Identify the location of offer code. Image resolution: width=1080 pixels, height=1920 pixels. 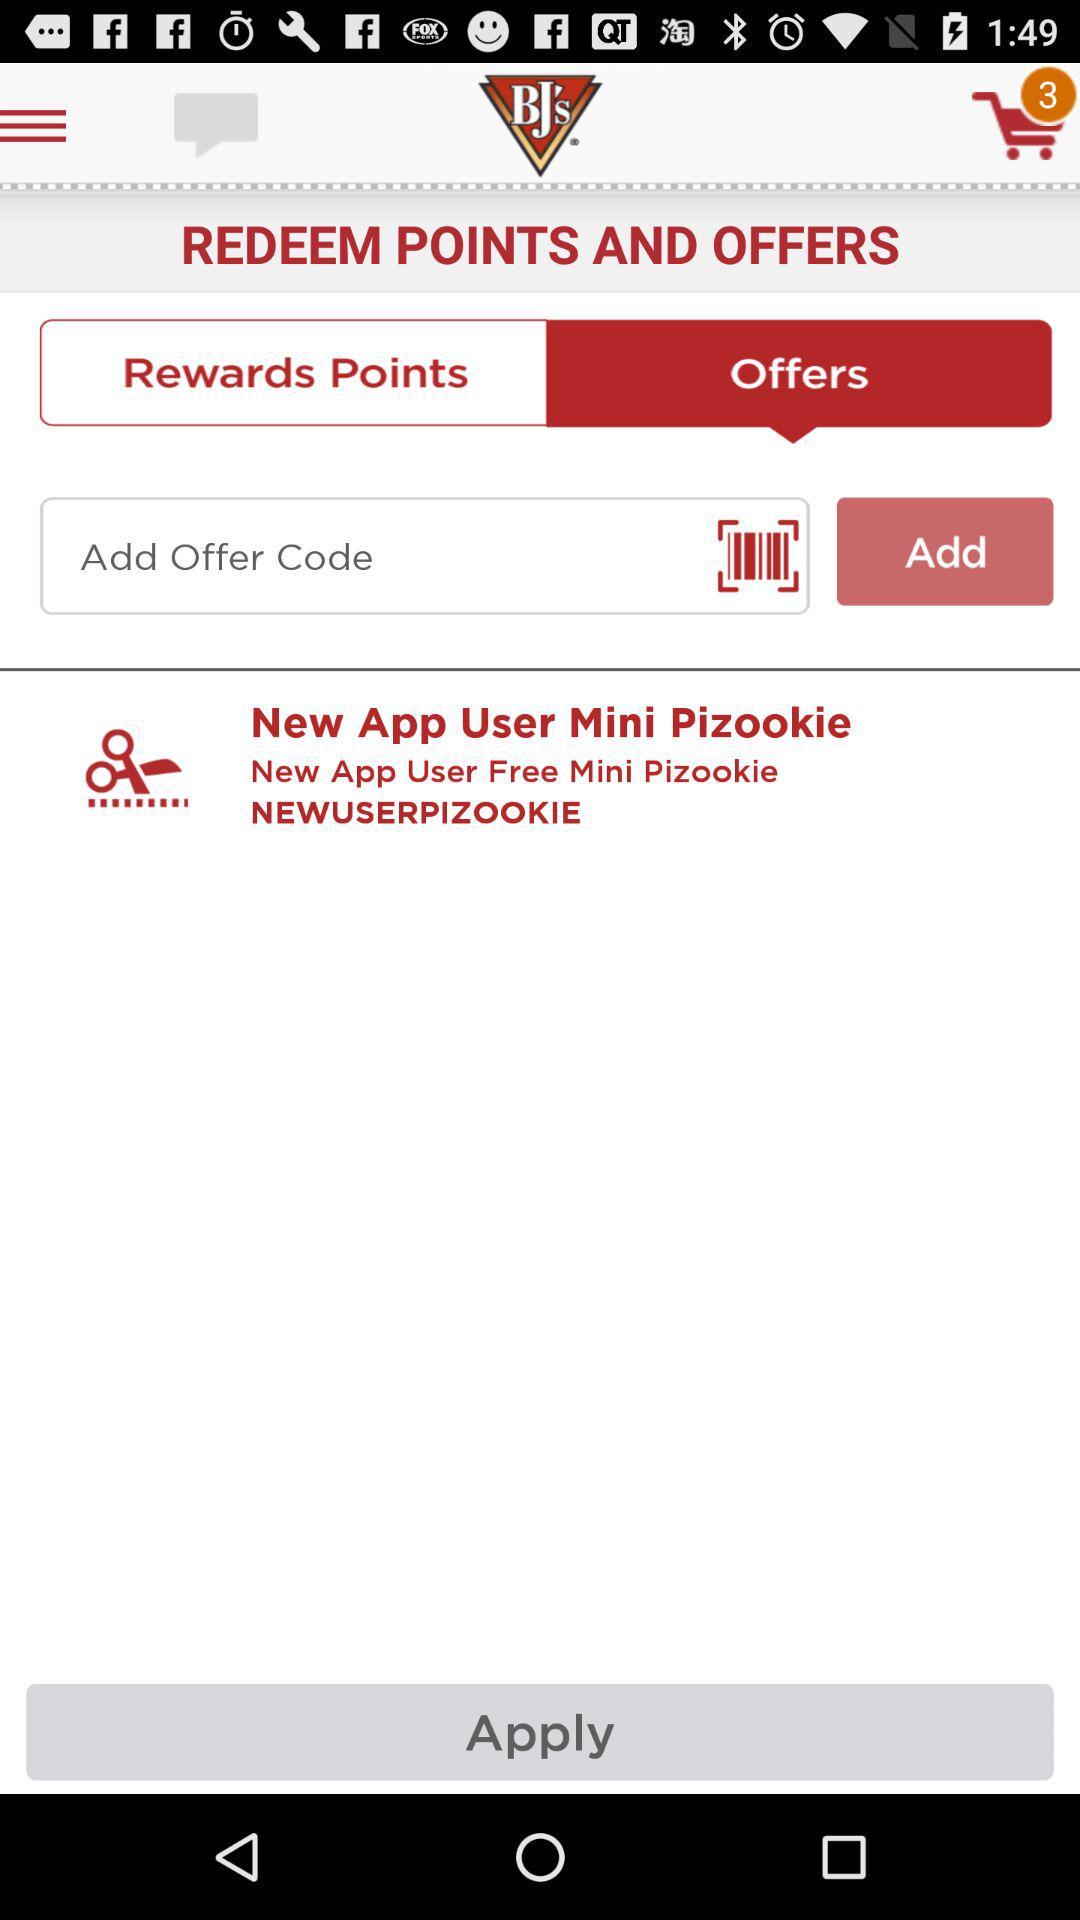
(423, 556).